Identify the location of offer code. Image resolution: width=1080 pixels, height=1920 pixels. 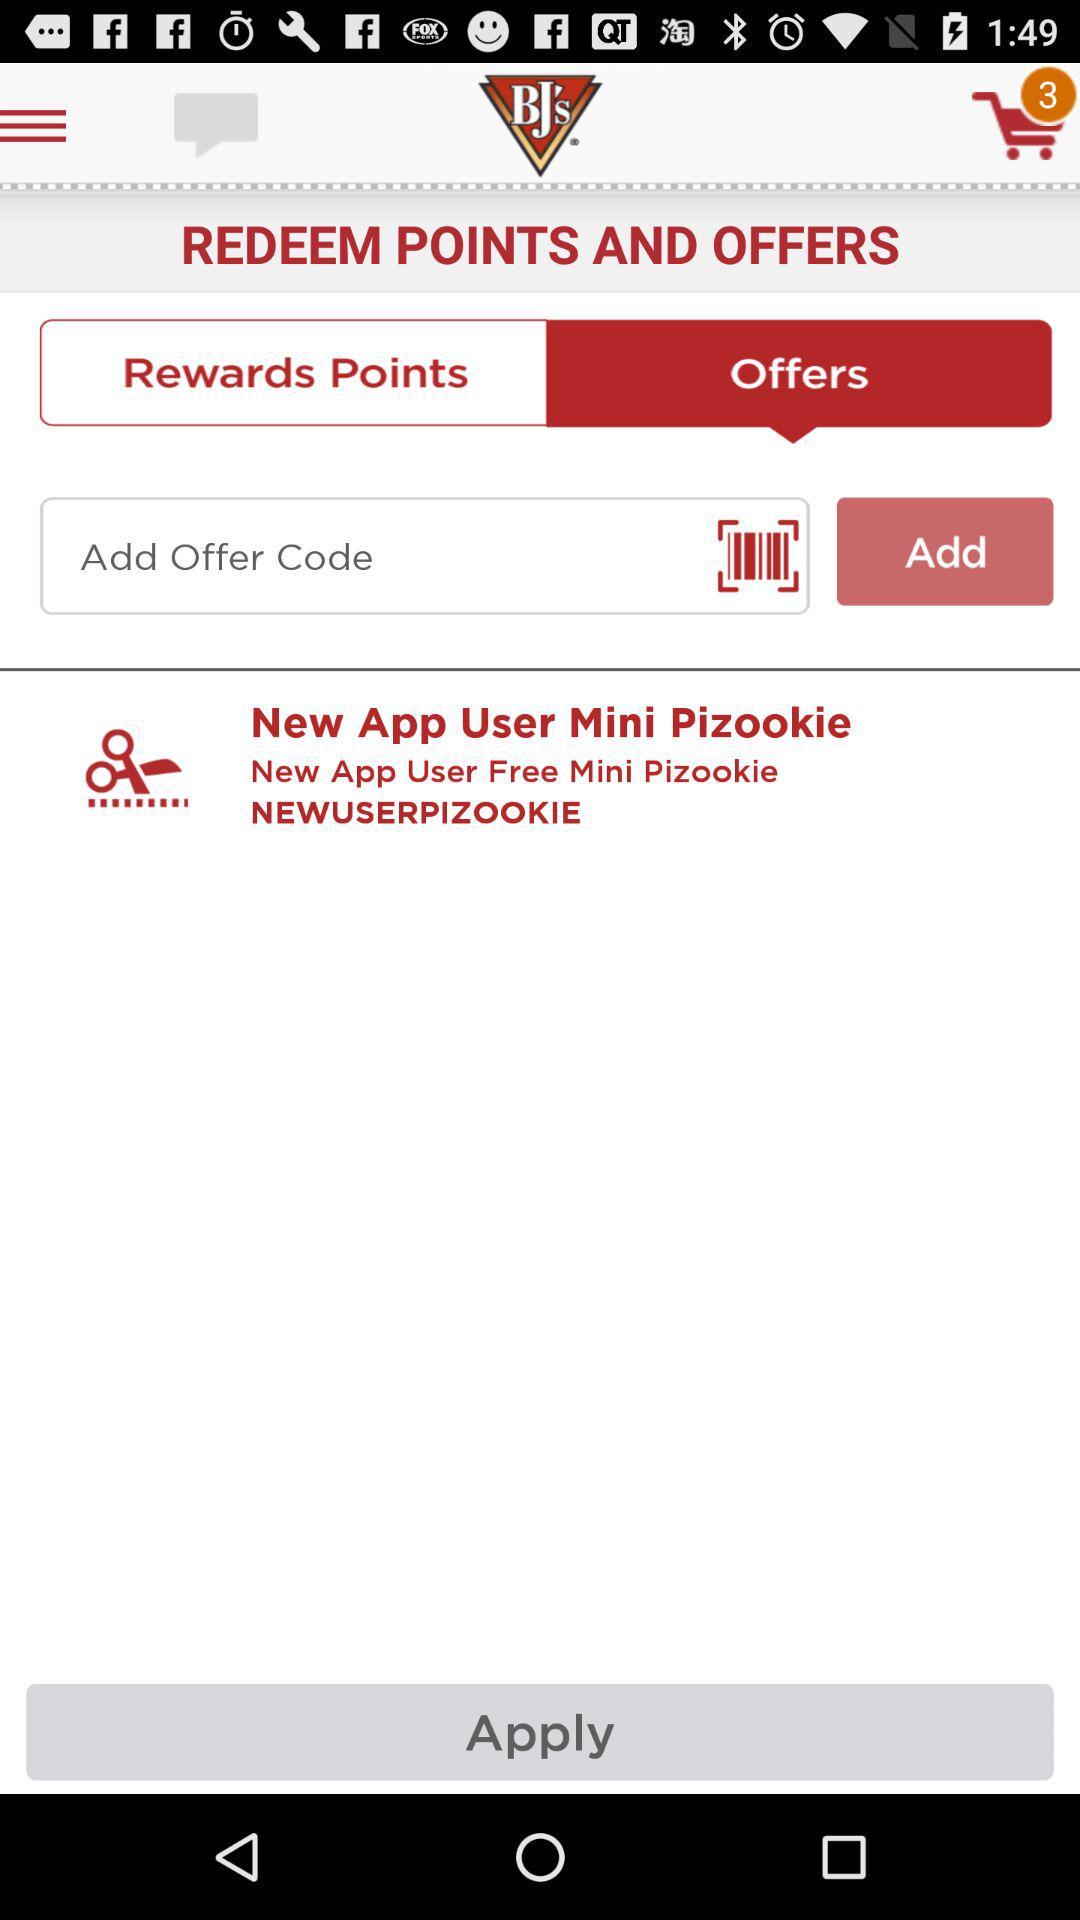
(423, 556).